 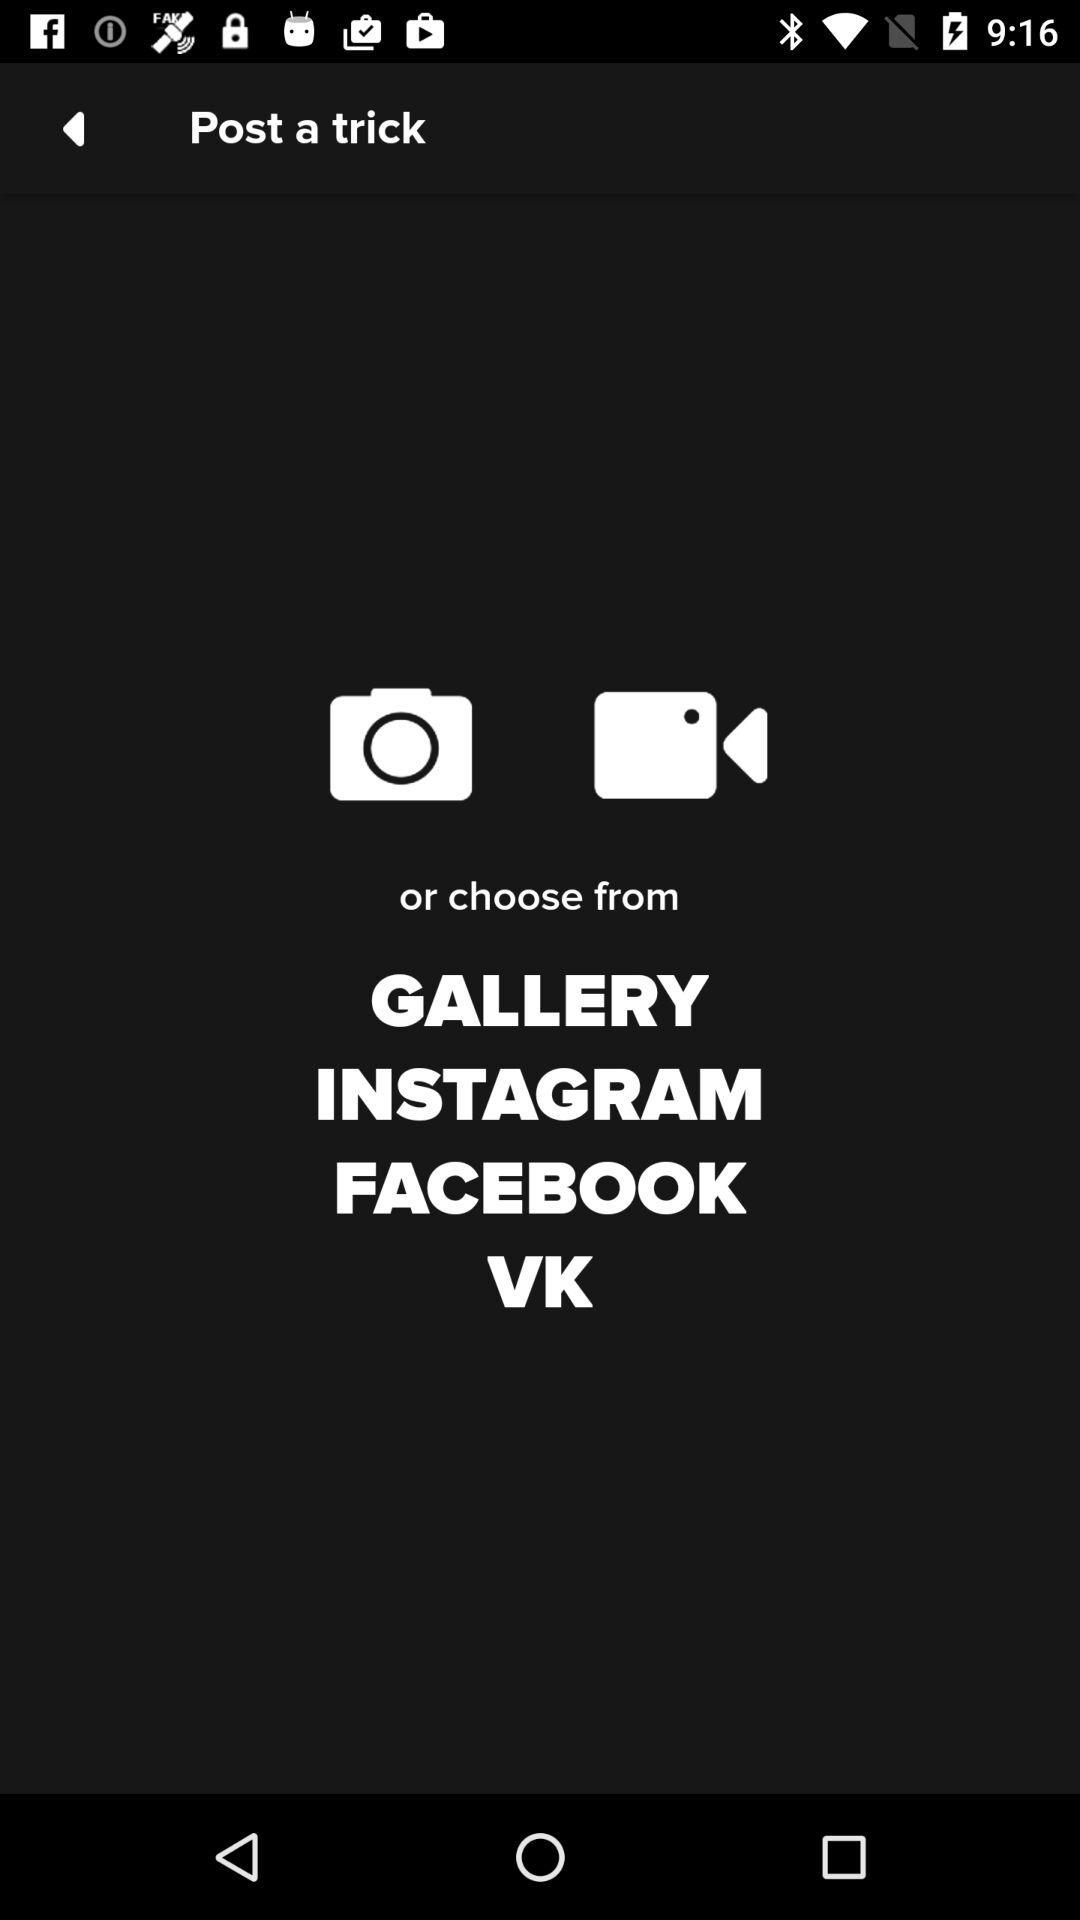 I want to click on icon above vk icon, so click(x=538, y=1190).